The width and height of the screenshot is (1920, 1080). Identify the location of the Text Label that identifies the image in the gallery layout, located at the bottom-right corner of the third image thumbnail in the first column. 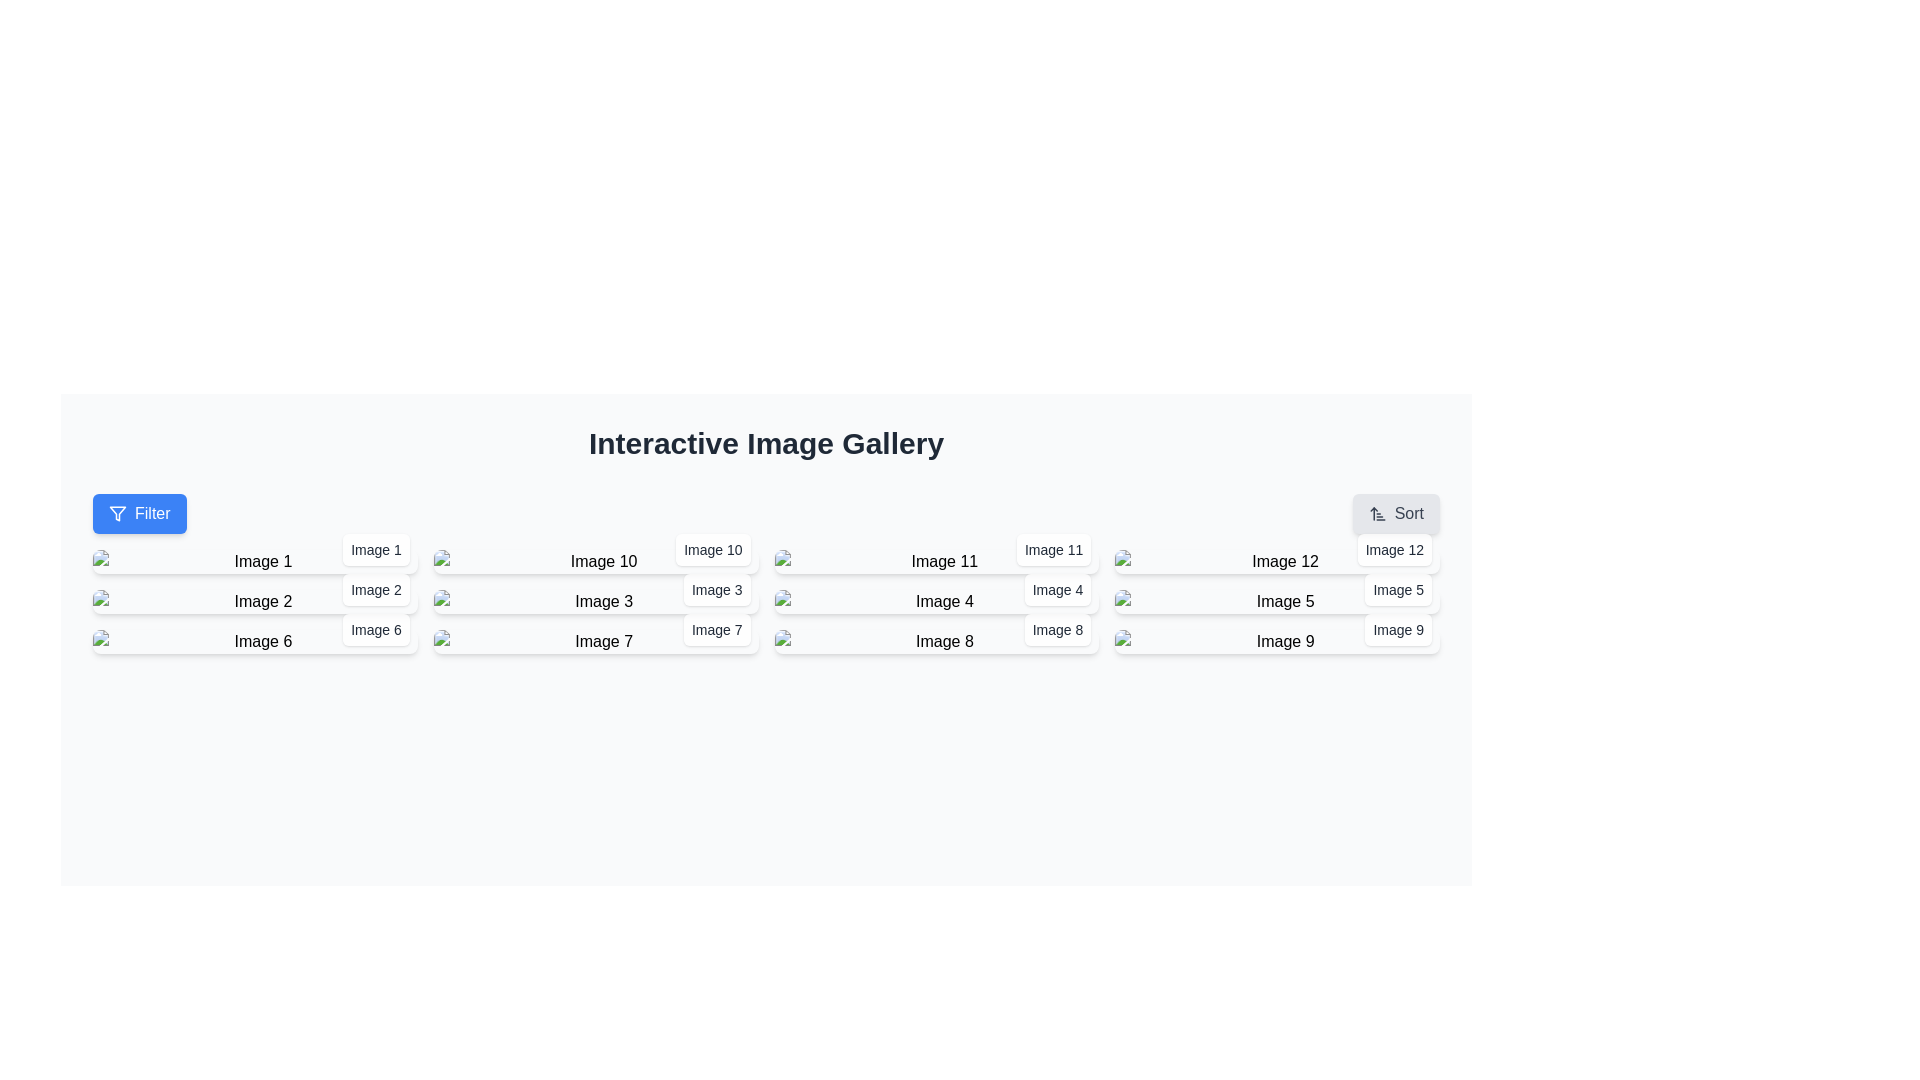
(376, 628).